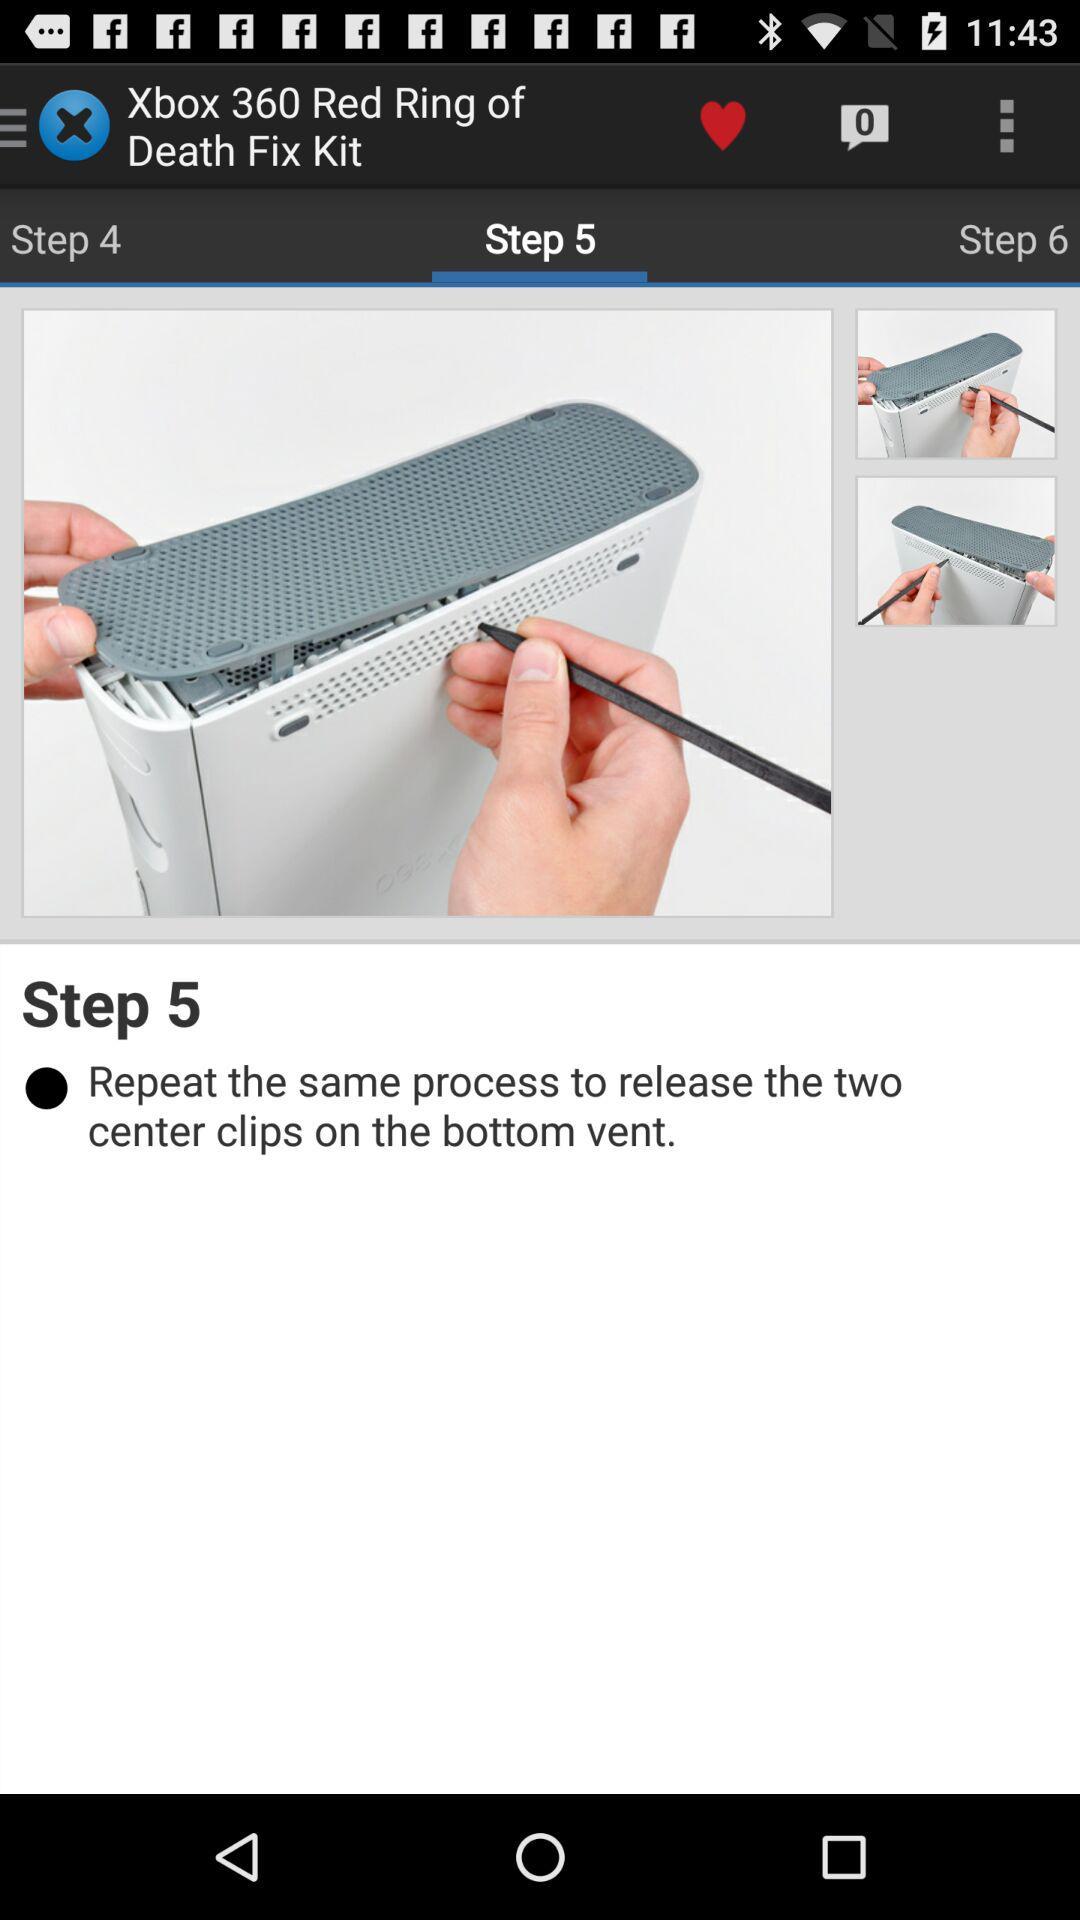  What do you see at coordinates (540, 1002) in the screenshot?
I see `step 5 icon` at bounding box center [540, 1002].